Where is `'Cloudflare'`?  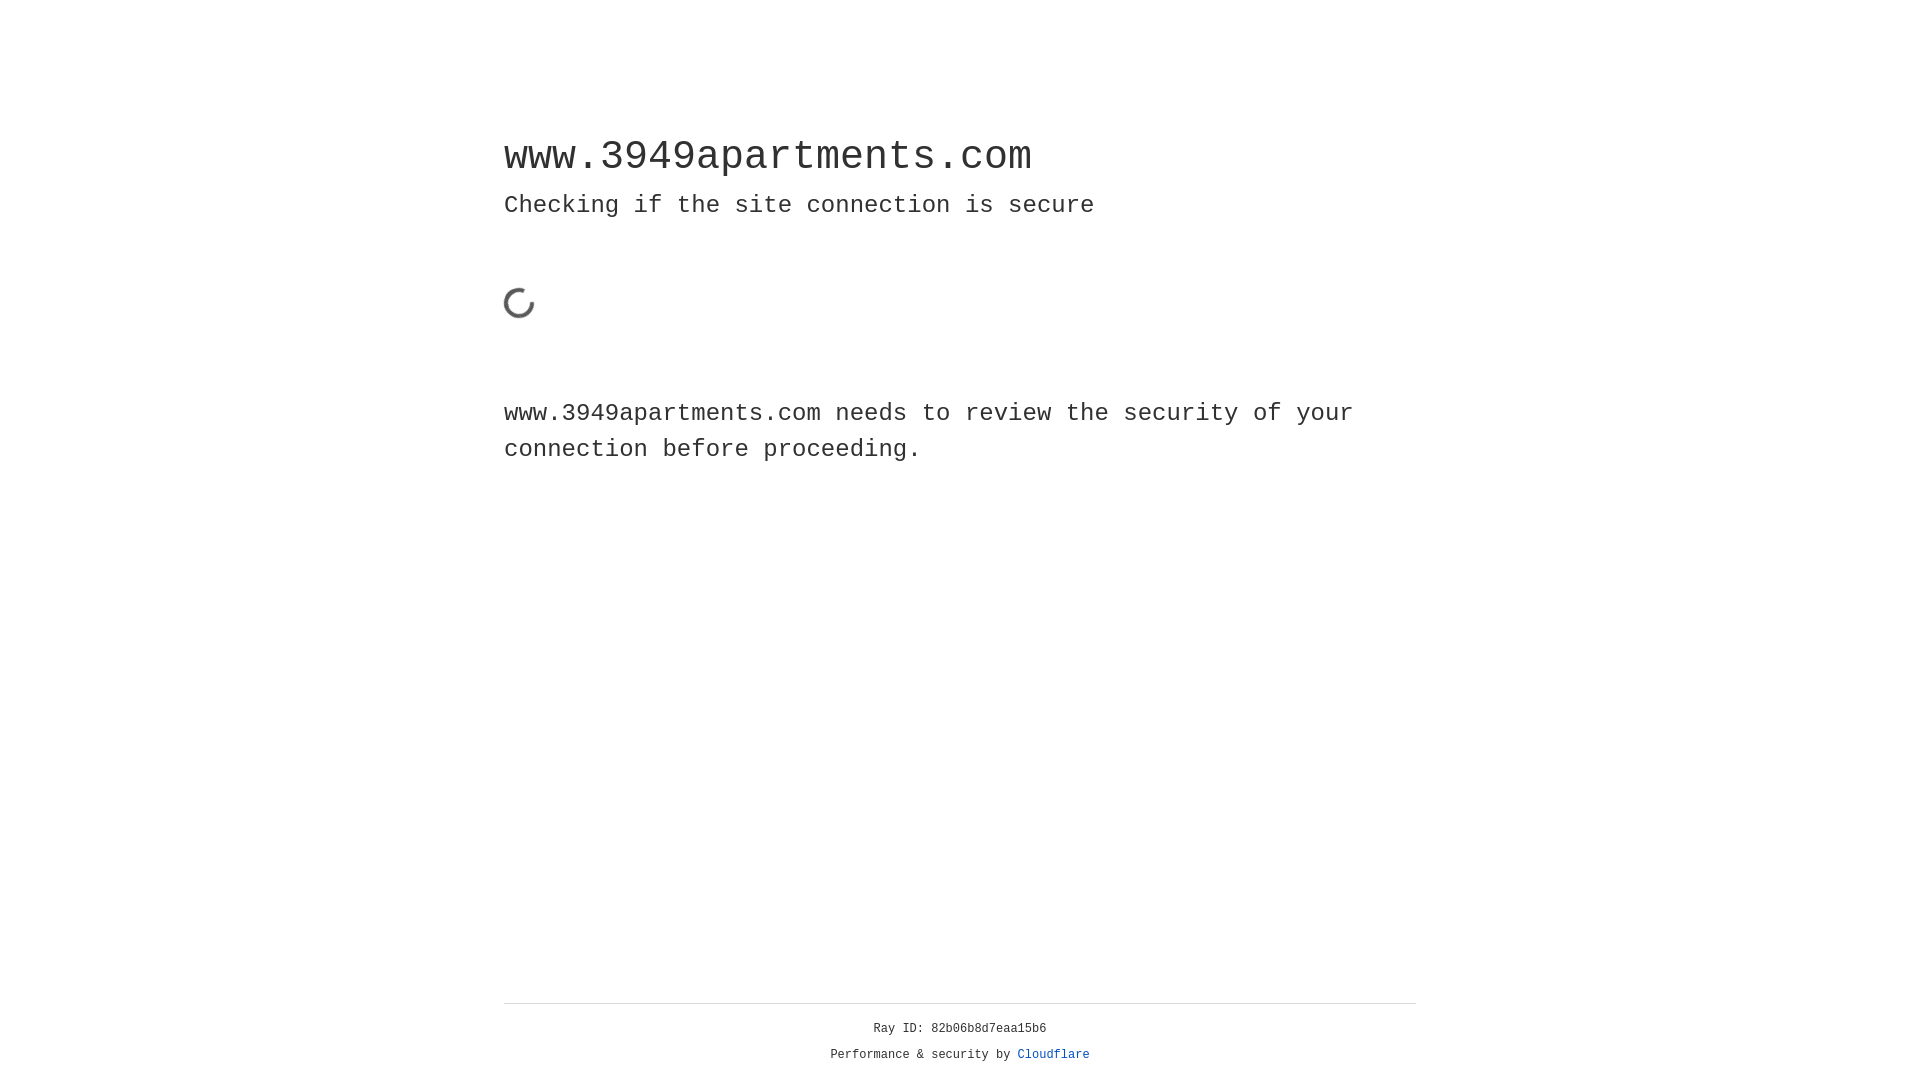
'Cloudflare' is located at coordinates (1053, 1054).